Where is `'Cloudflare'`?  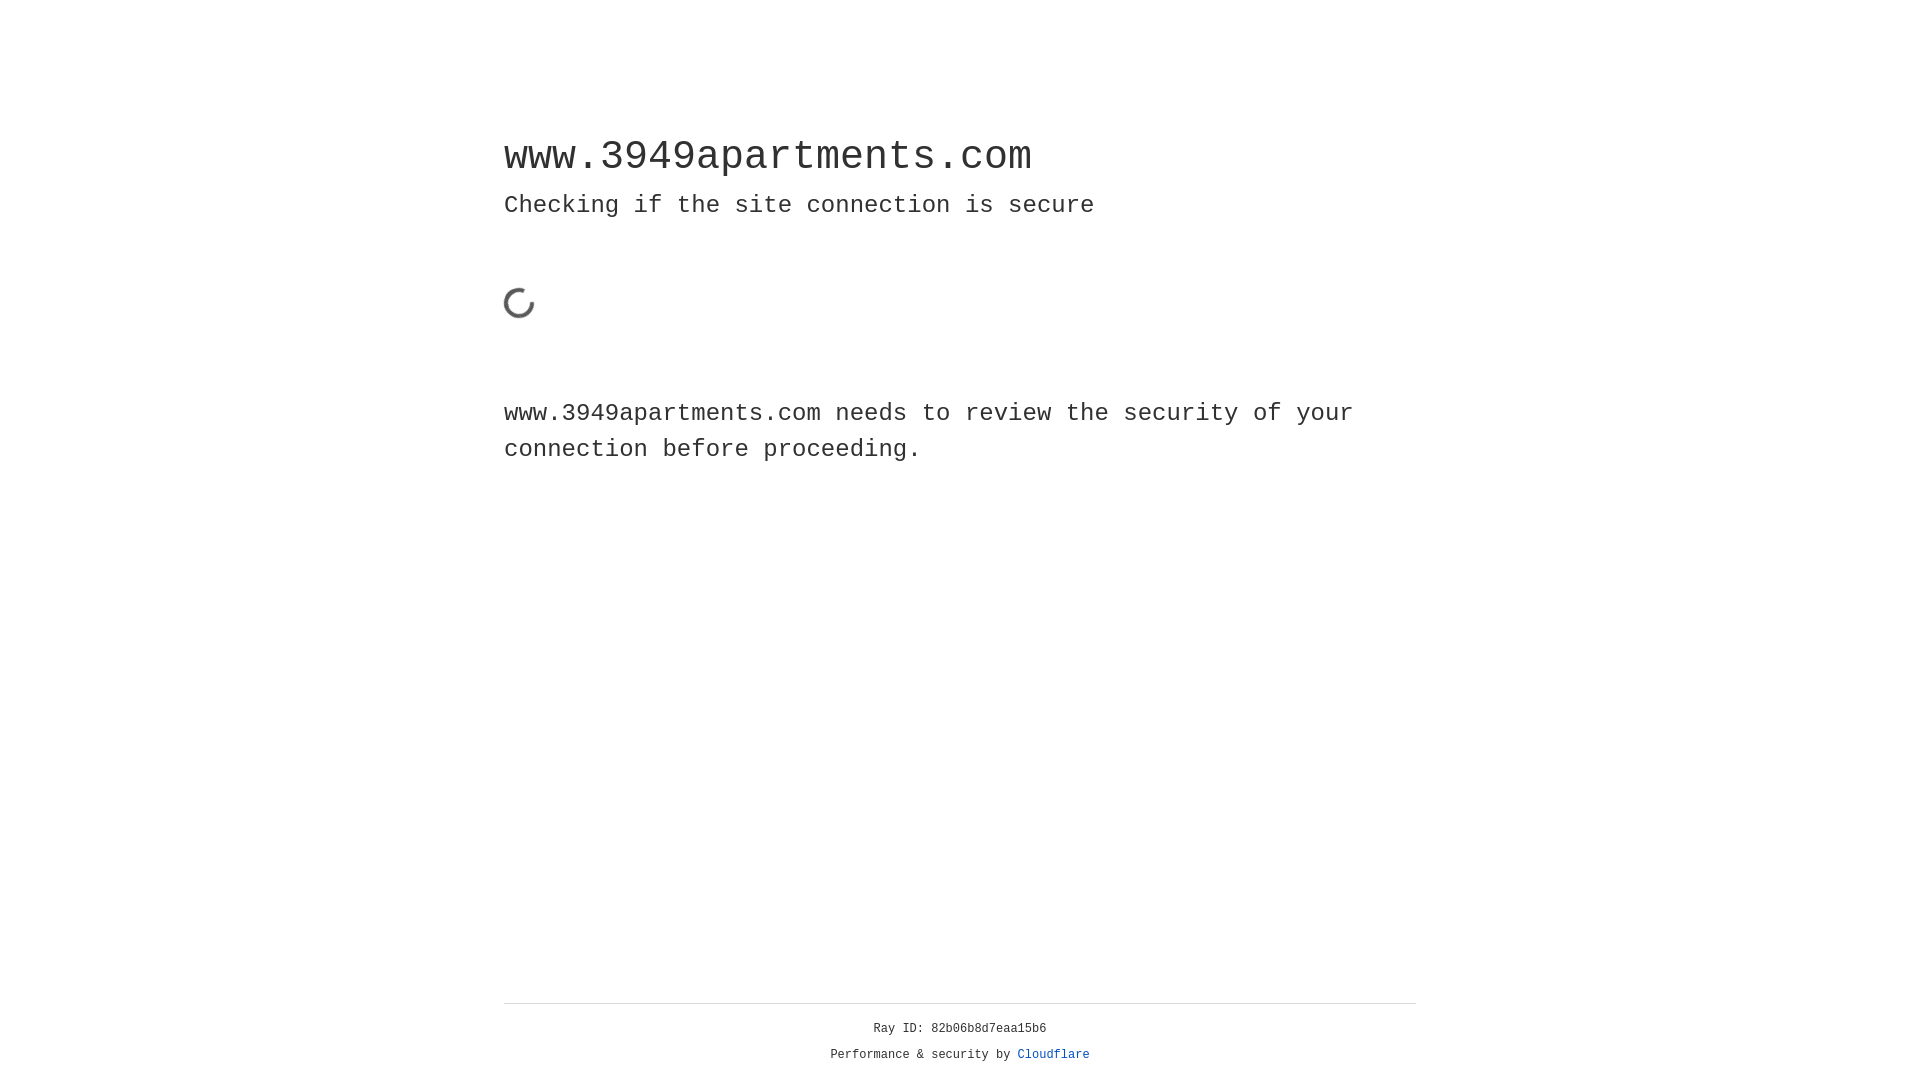
'Cloudflare' is located at coordinates (1053, 1054).